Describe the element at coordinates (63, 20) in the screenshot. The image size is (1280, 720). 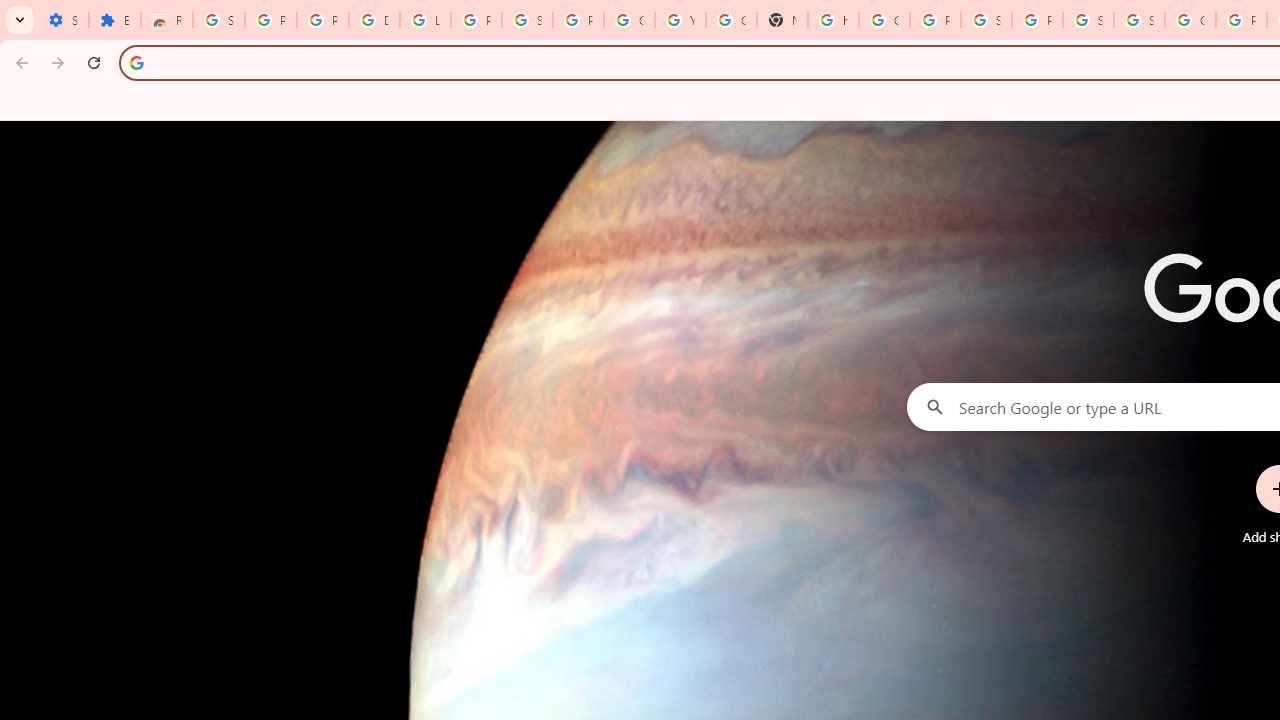
I see `'Settings - On startup'` at that location.